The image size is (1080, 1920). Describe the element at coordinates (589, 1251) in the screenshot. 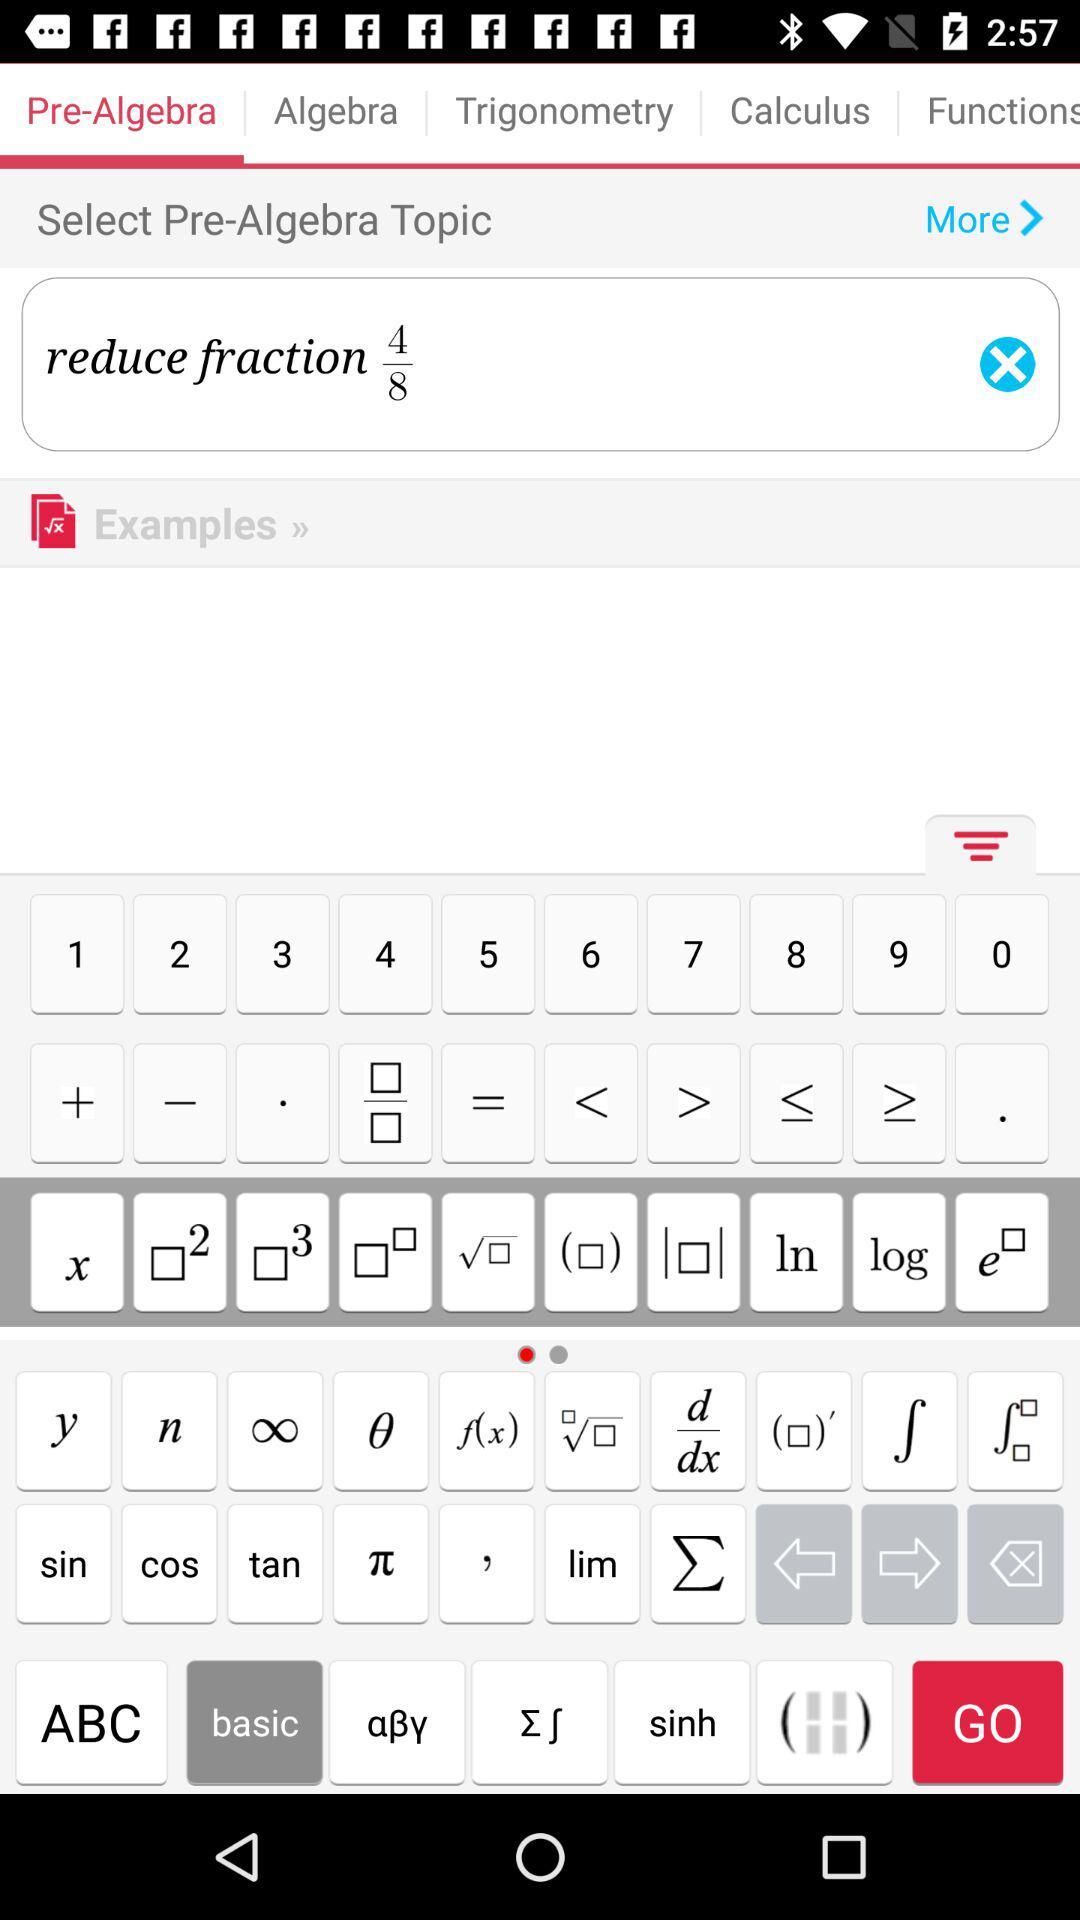

I see `put in parentheses` at that location.